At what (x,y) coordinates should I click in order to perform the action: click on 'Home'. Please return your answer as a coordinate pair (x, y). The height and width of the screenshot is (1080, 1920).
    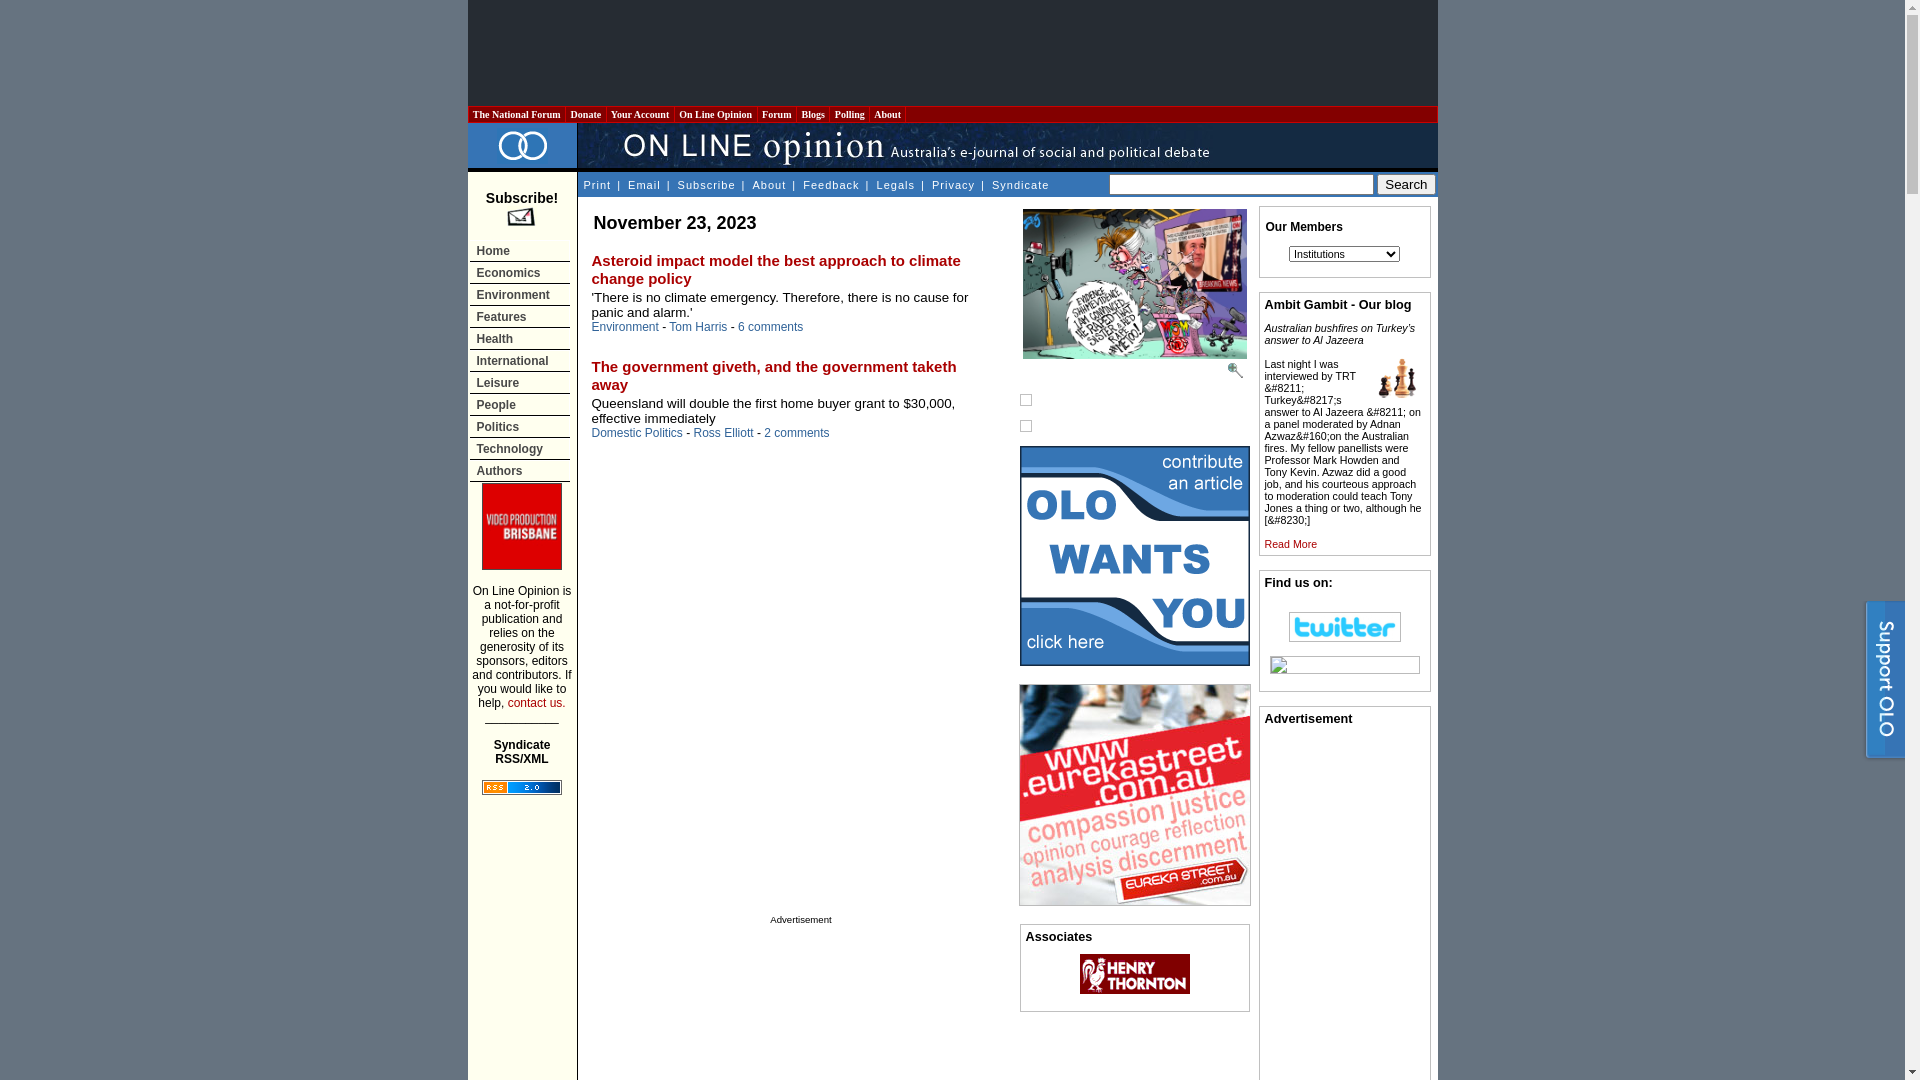
    Looking at the image, I should click on (519, 249).